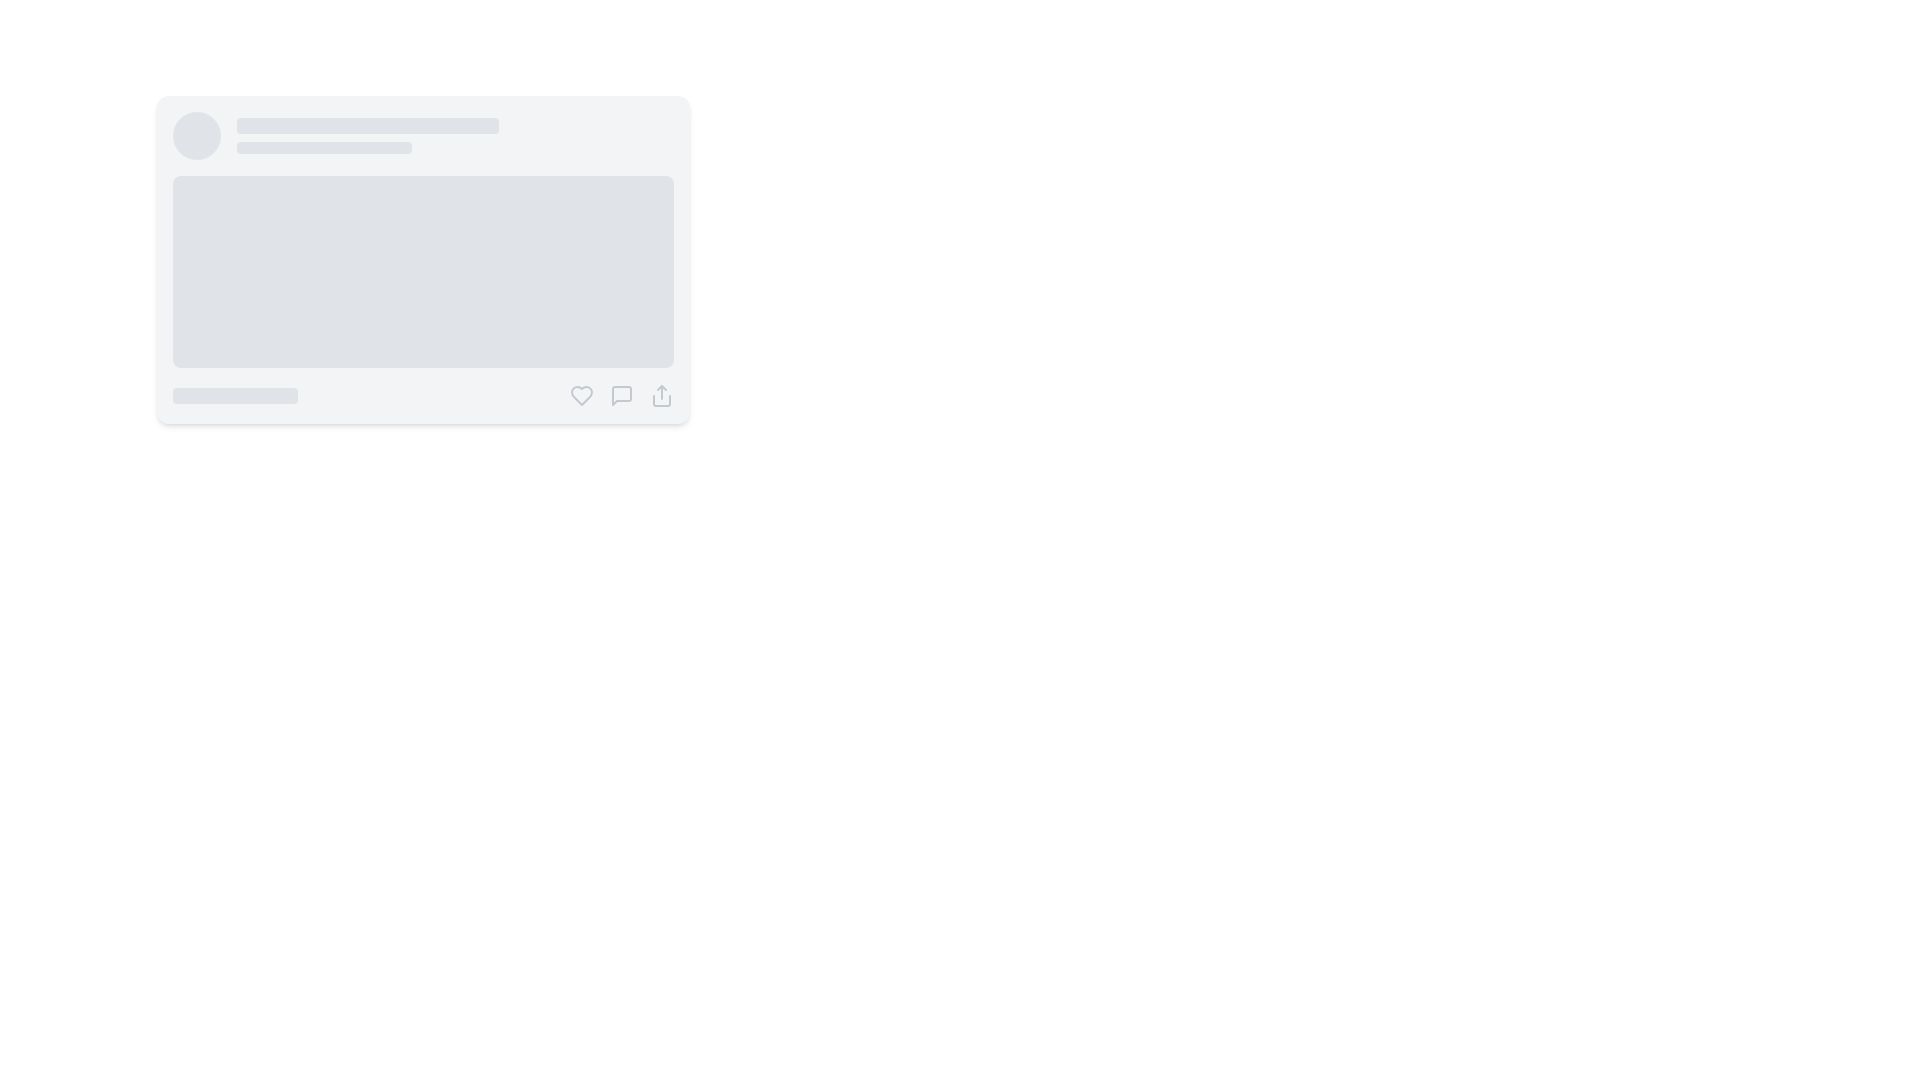 This screenshot has height=1080, width=1920. What do you see at coordinates (662, 396) in the screenshot?
I see `the sharing icon button, which is an upward arrow in a square base located in the bottom-right corner of the card-like section` at bounding box center [662, 396].